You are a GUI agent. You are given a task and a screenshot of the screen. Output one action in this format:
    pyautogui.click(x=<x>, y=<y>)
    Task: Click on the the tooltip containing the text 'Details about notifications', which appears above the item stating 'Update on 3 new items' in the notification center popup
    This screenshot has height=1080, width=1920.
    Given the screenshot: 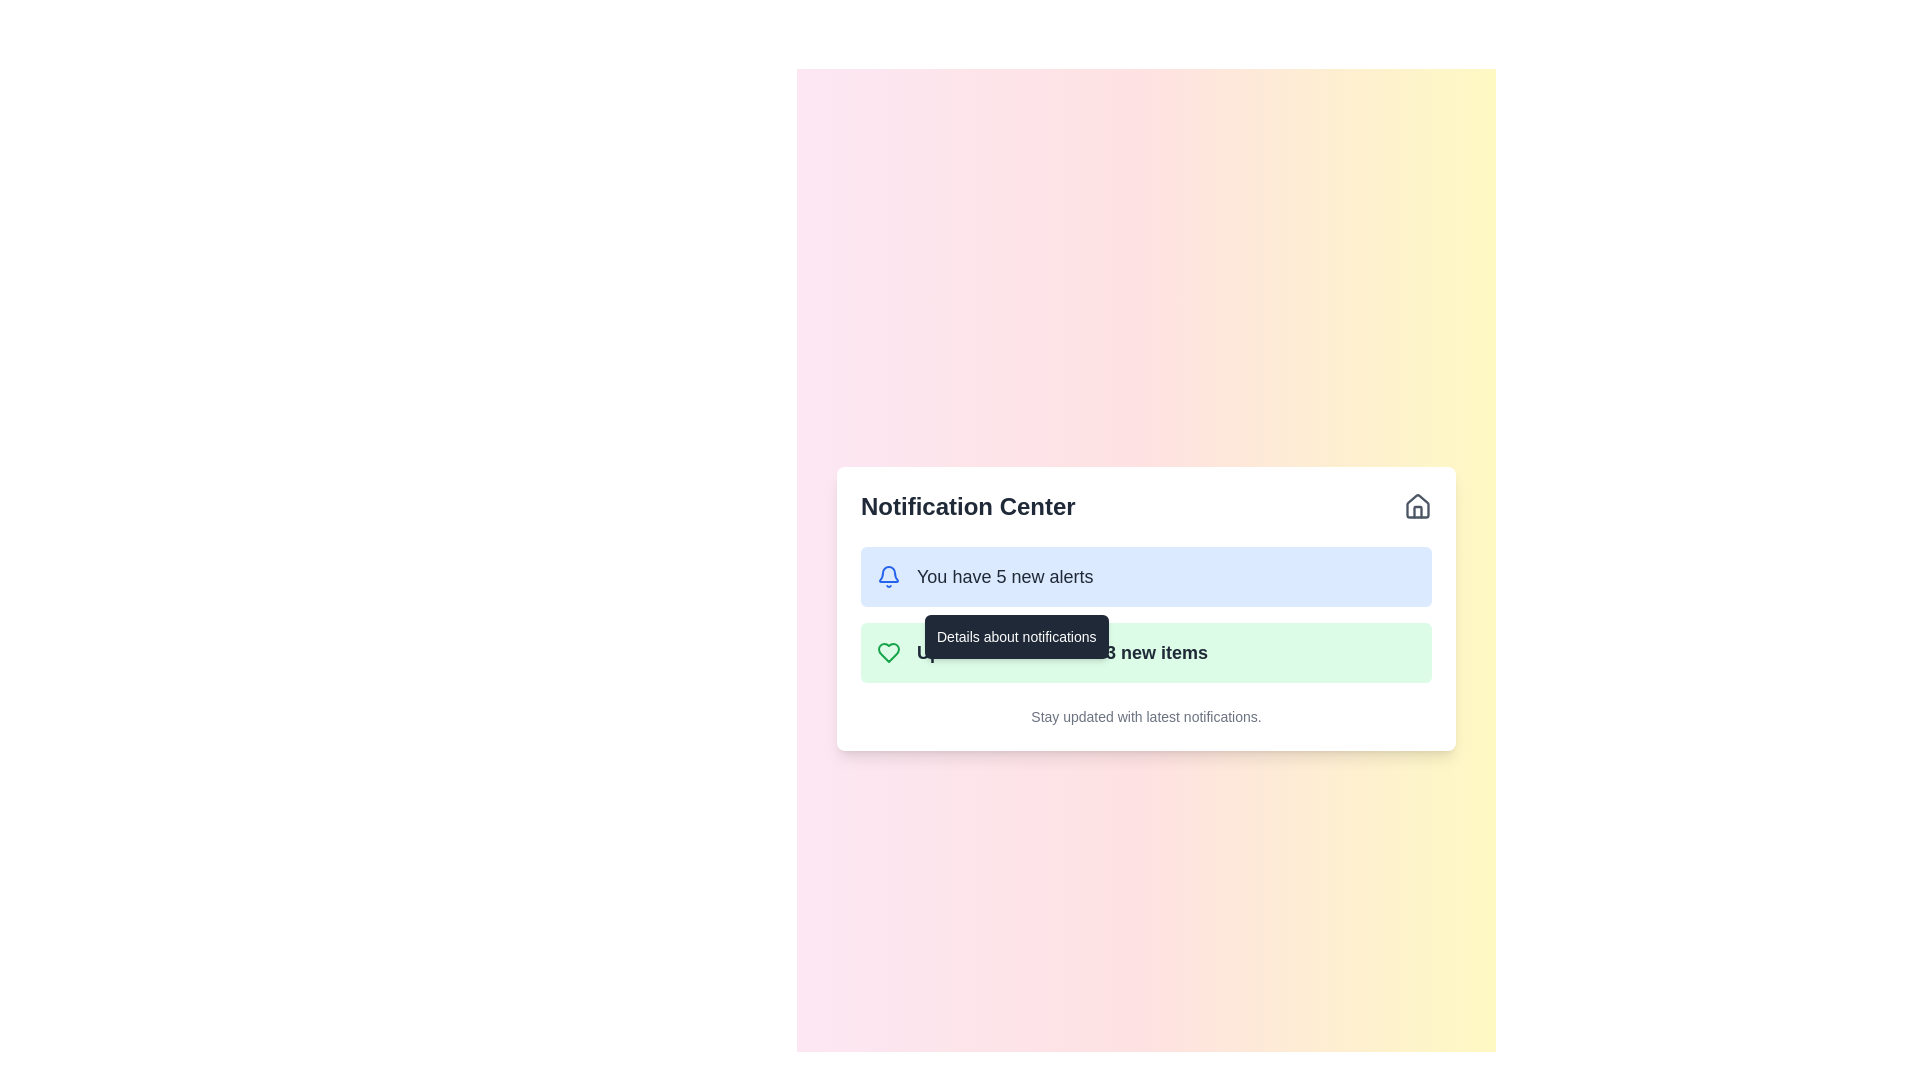 What is the action you would take?
    pyautogui.click(x=1016, y=636)
    